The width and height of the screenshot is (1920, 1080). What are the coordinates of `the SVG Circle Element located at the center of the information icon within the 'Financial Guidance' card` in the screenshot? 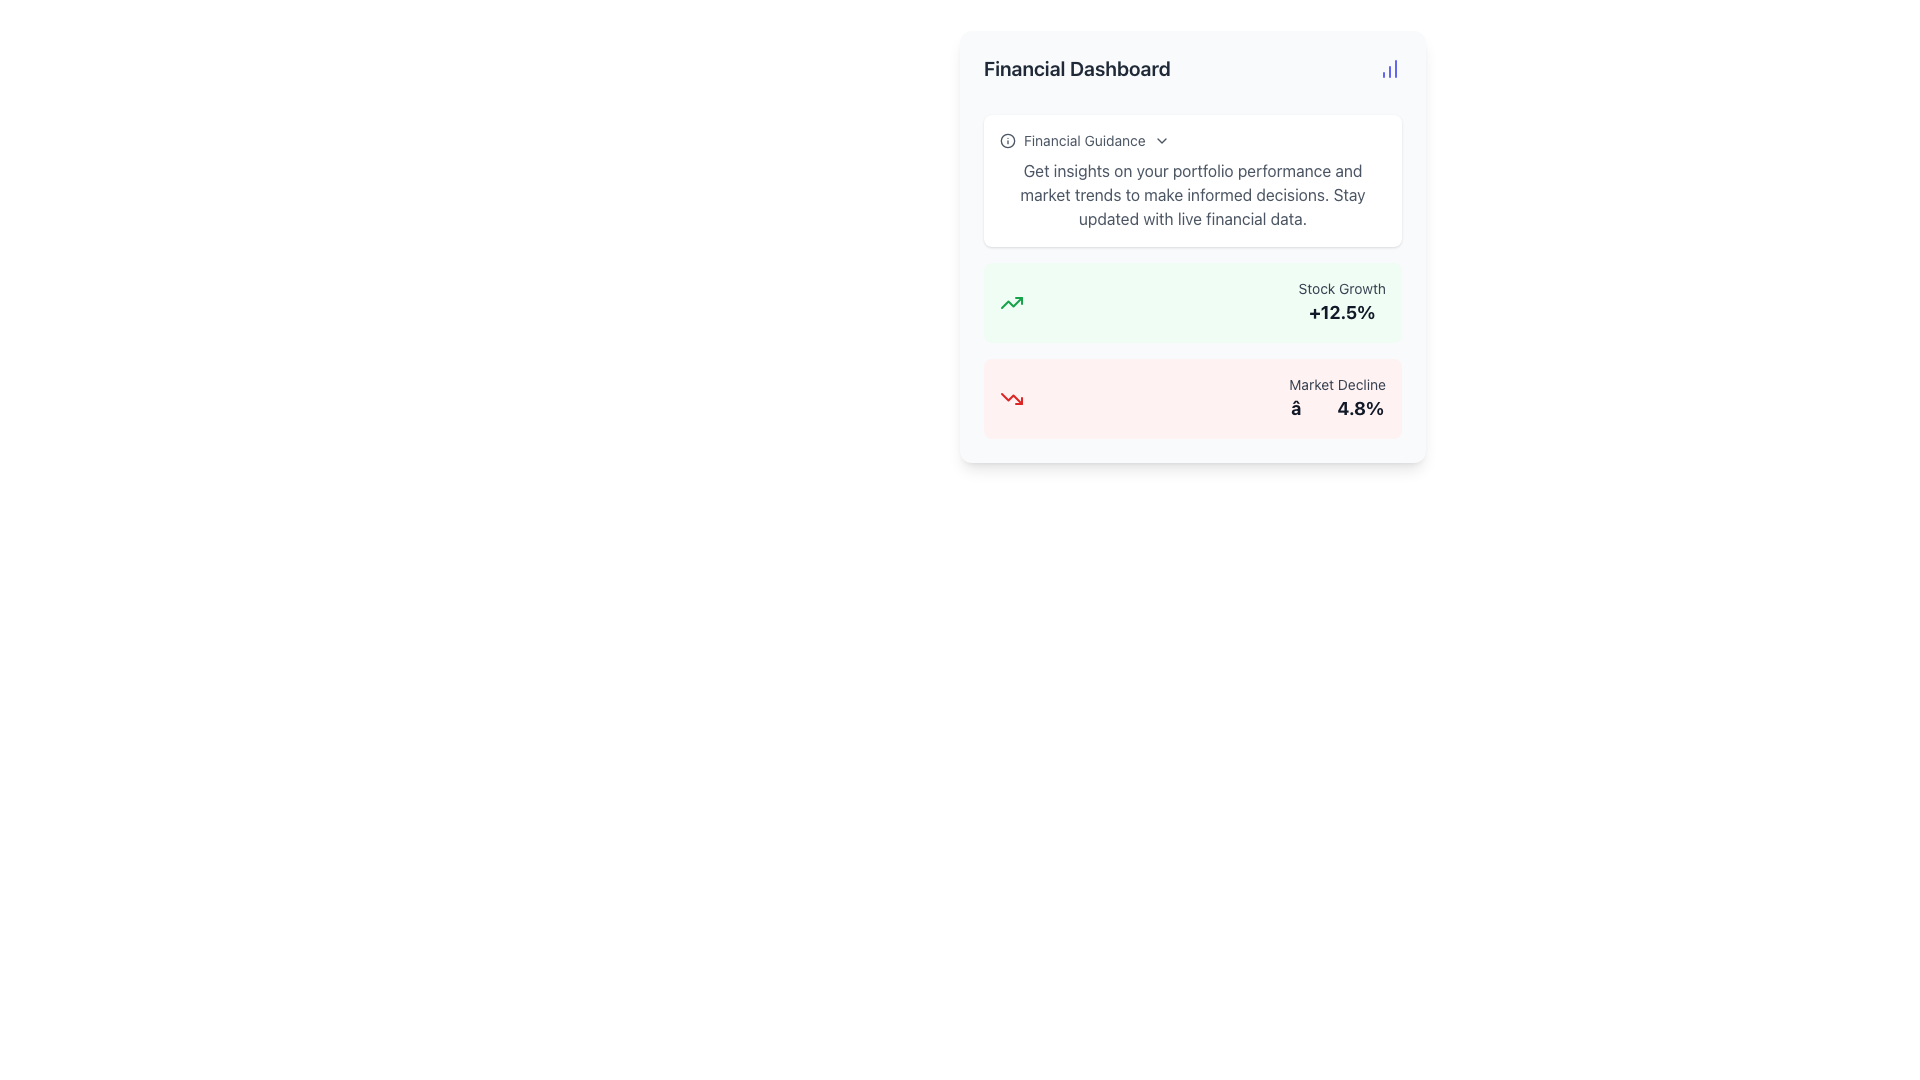 It's located at (1008, 140).